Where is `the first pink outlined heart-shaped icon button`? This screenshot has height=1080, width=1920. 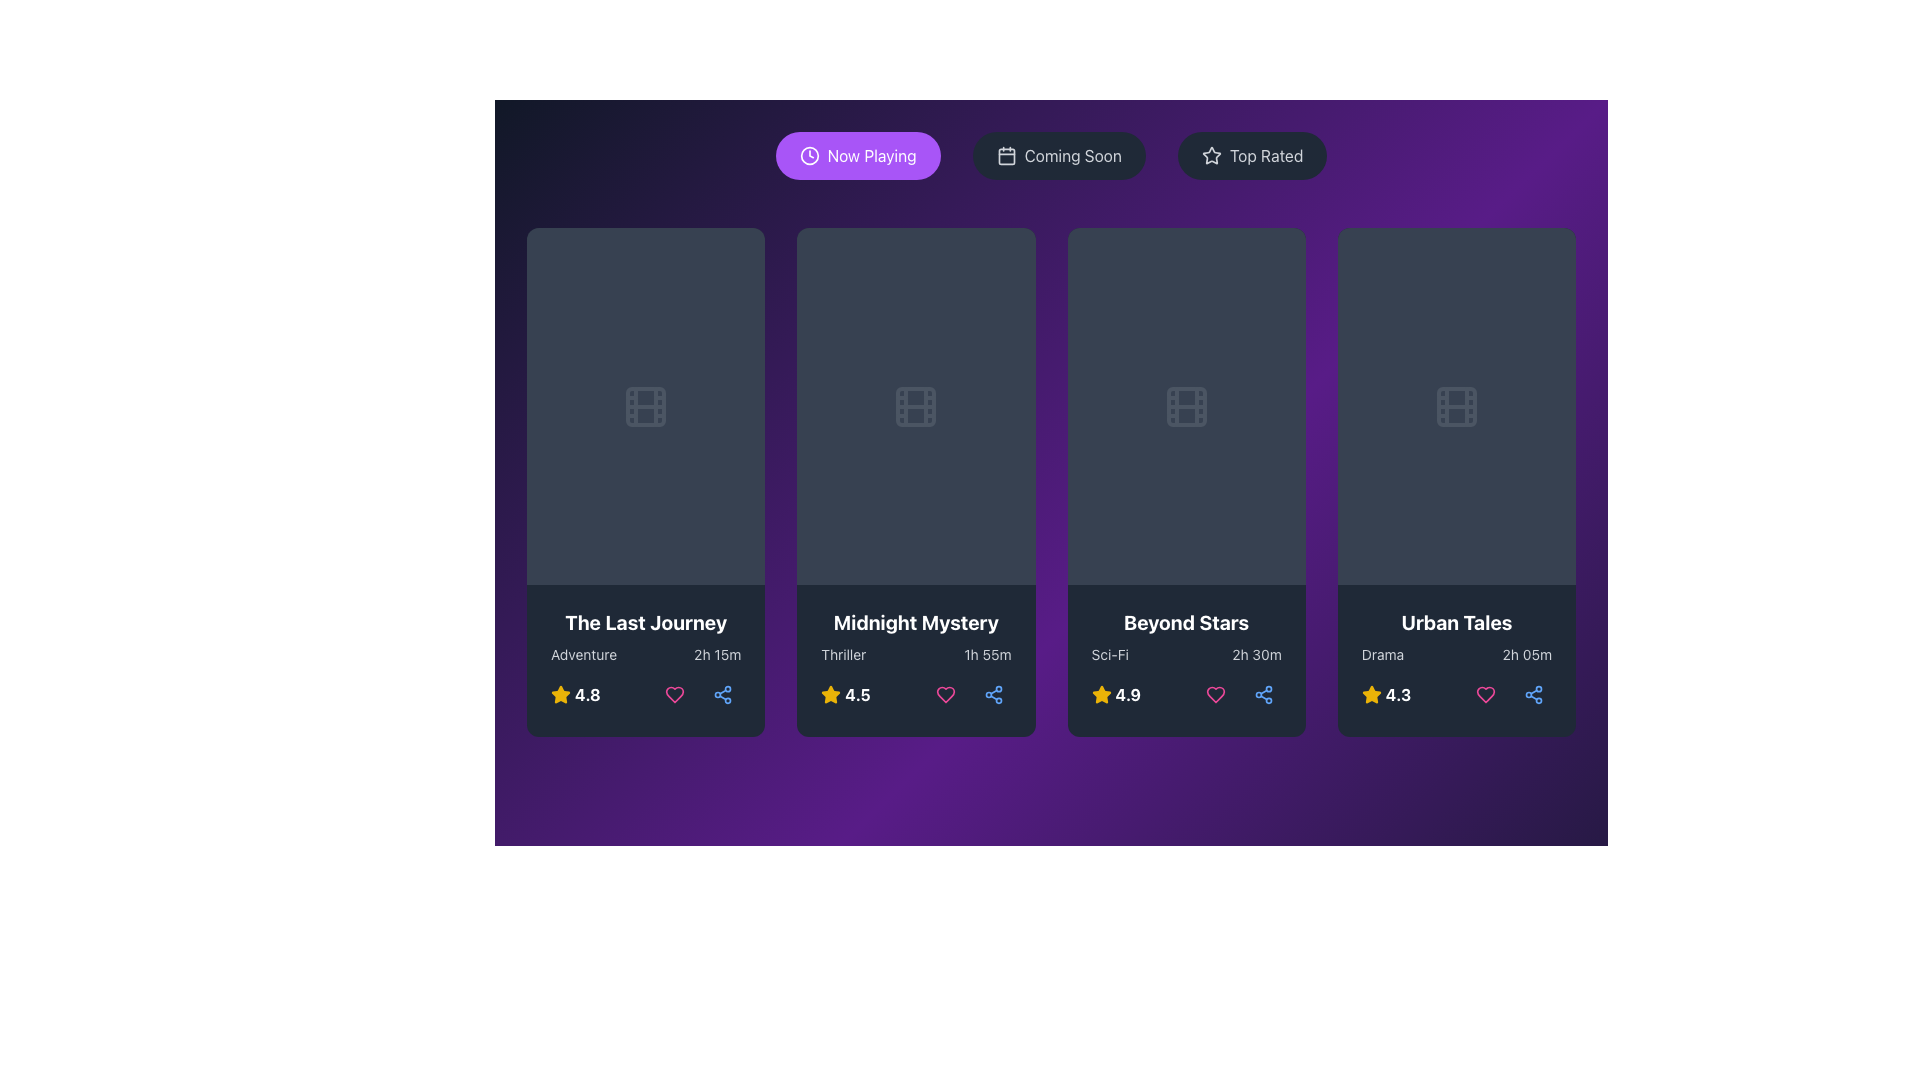
the first pink outlined heart-shaped icon button is located at coordinates (675, 694).